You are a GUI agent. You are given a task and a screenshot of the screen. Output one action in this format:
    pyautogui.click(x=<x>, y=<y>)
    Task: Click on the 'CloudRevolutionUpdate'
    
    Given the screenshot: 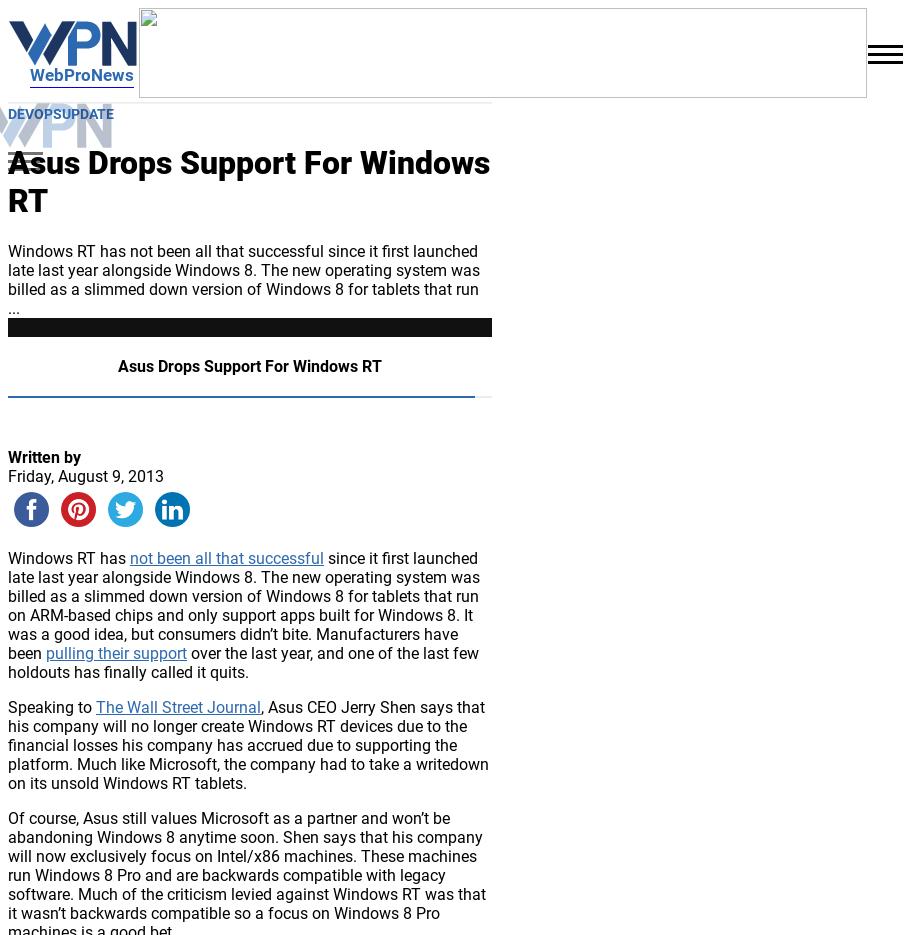 What is the action you would take?
    pyautogui.click(x=172, y=525)
    